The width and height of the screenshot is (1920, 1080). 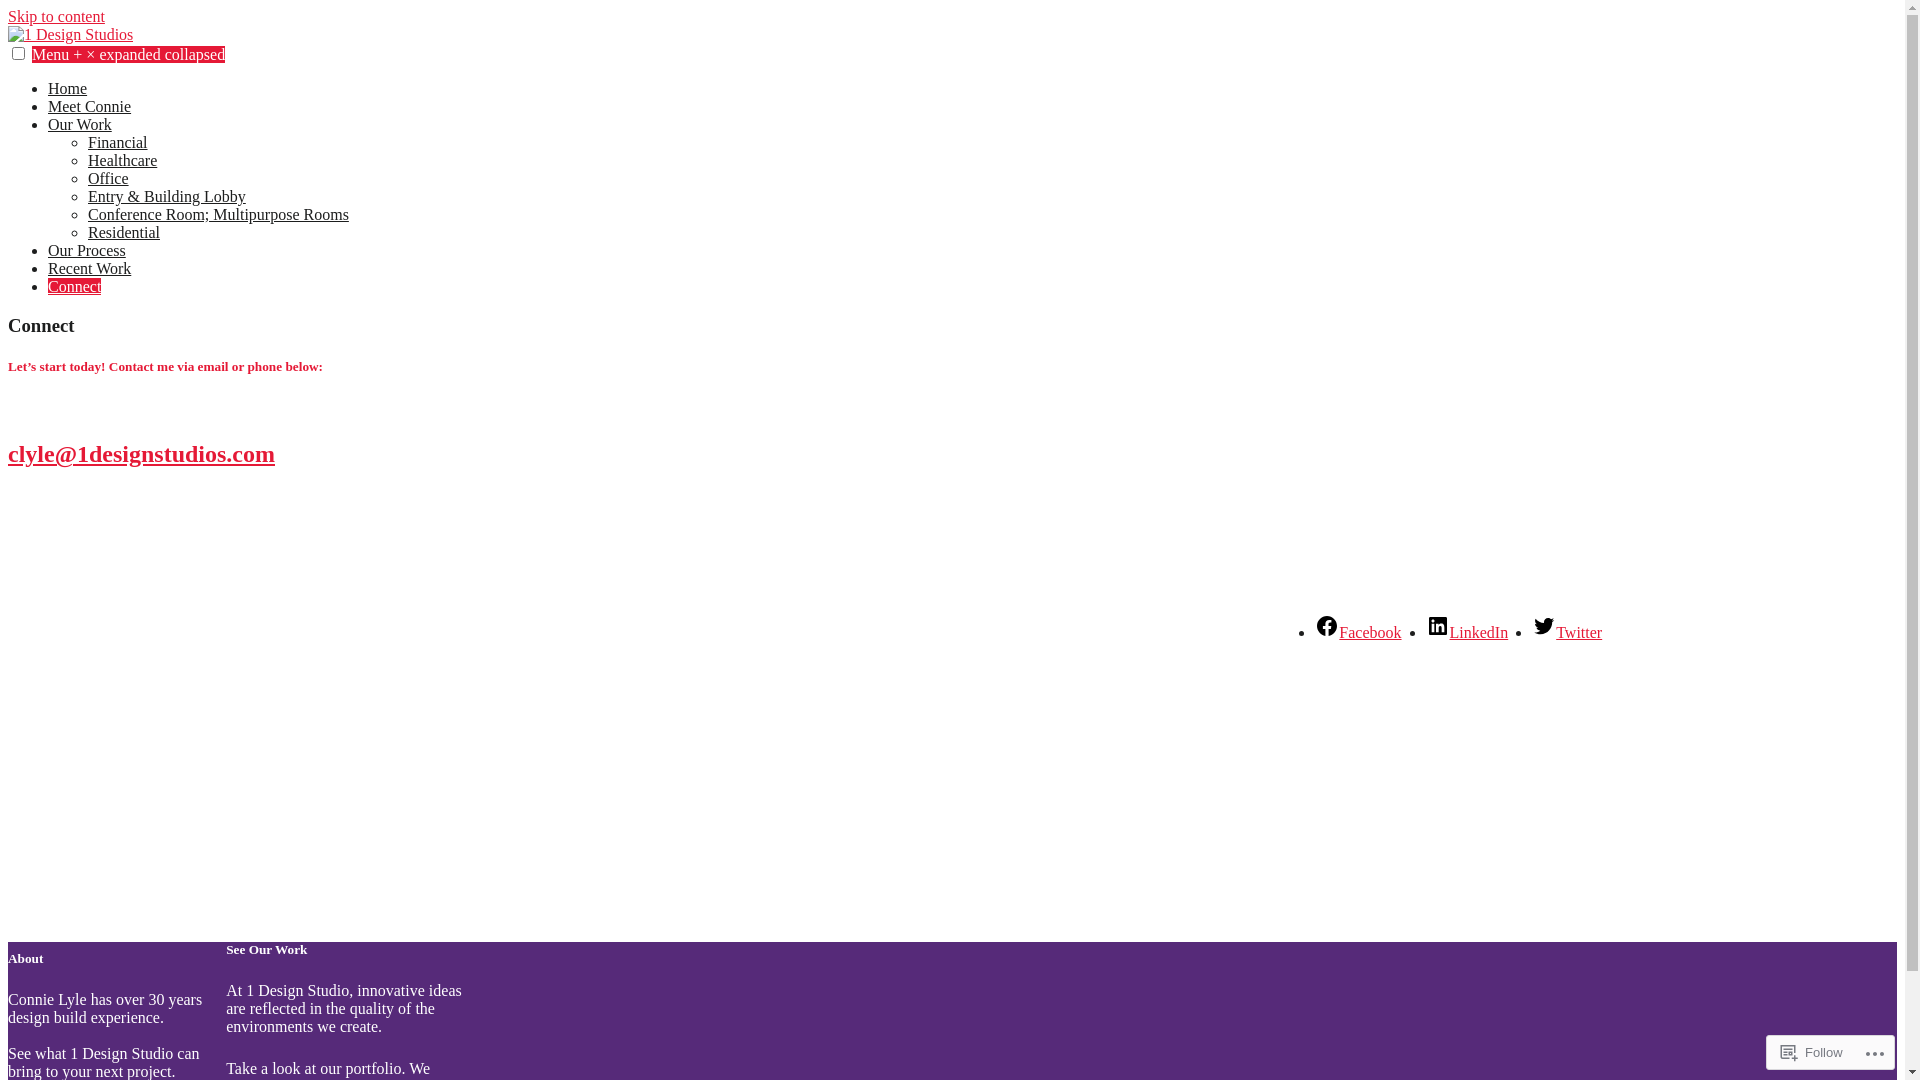 What do you see at coordinates (218, 214) in the screenshot?
I see `'Conference Room; Multipurpose Rooms'` at bounding box center [218, 214].